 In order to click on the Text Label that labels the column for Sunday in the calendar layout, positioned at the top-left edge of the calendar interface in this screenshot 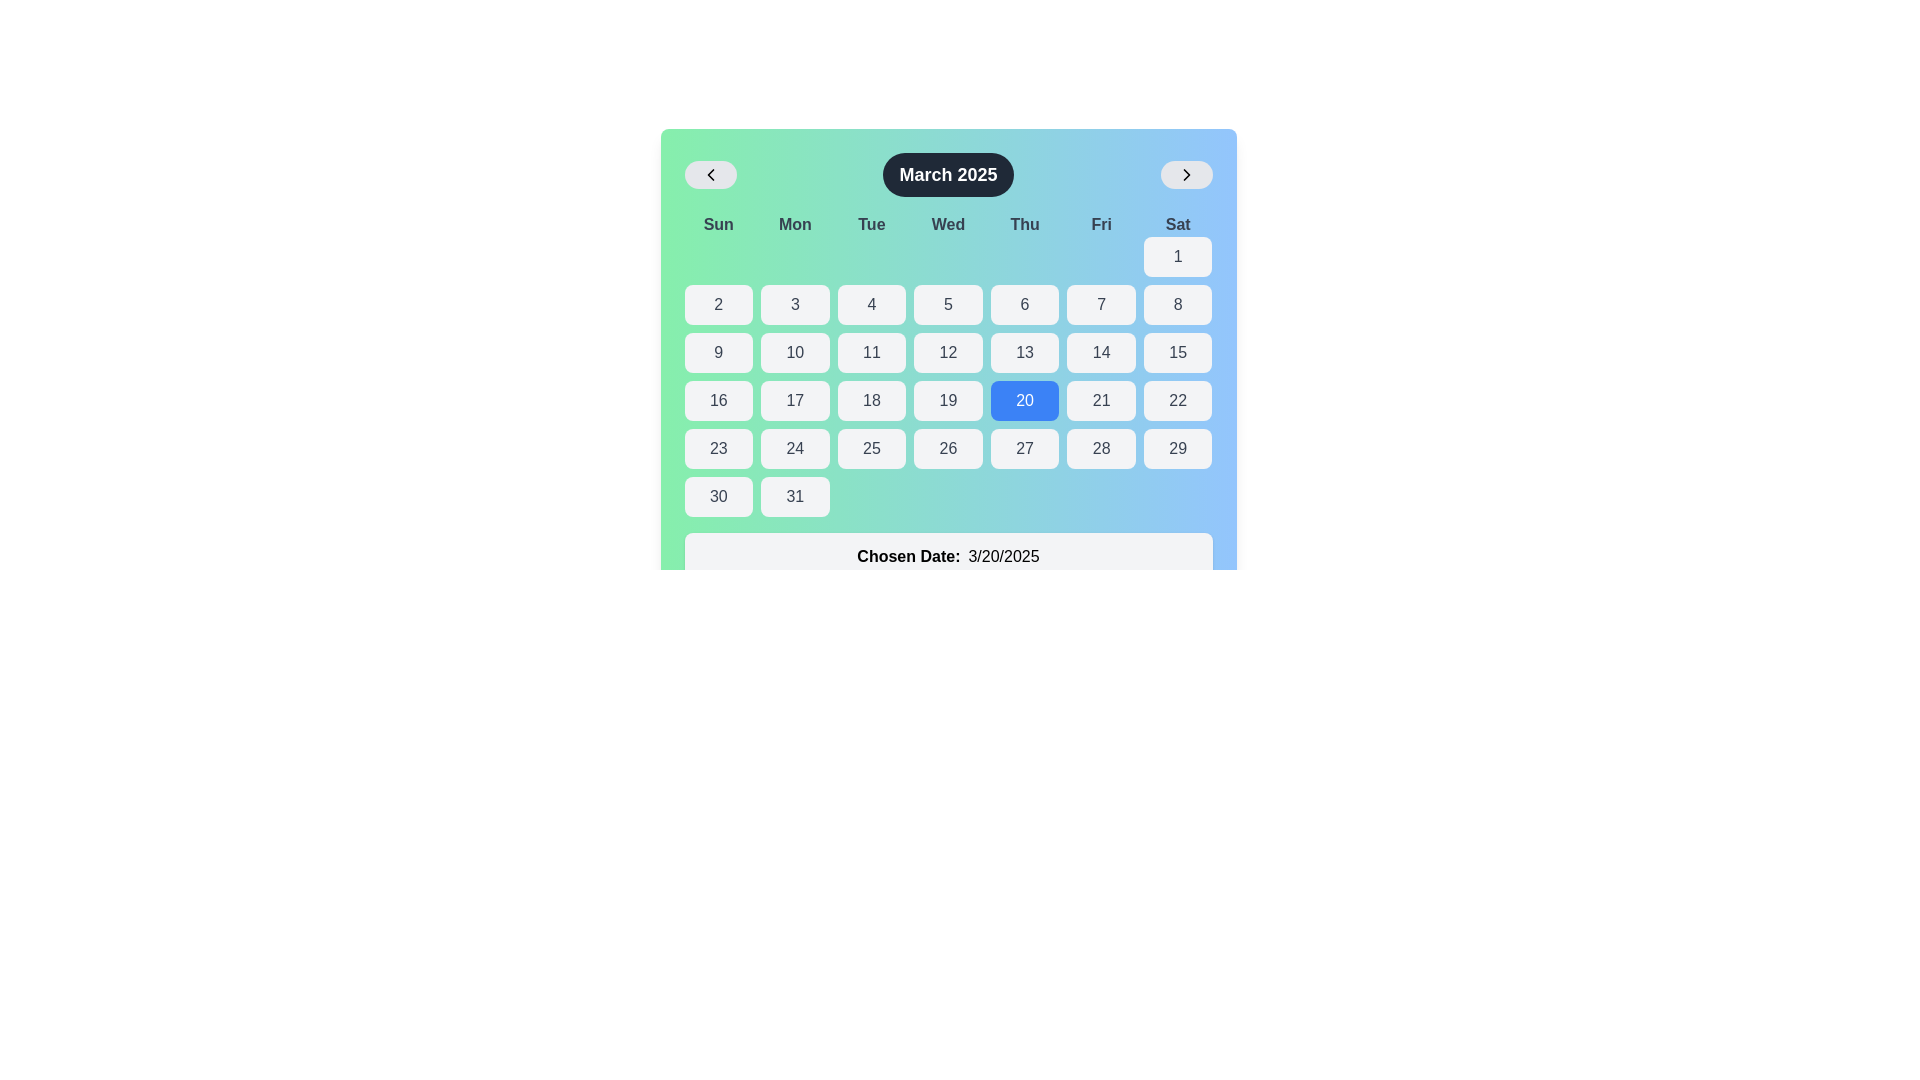, I will do `click(718, 224)`.